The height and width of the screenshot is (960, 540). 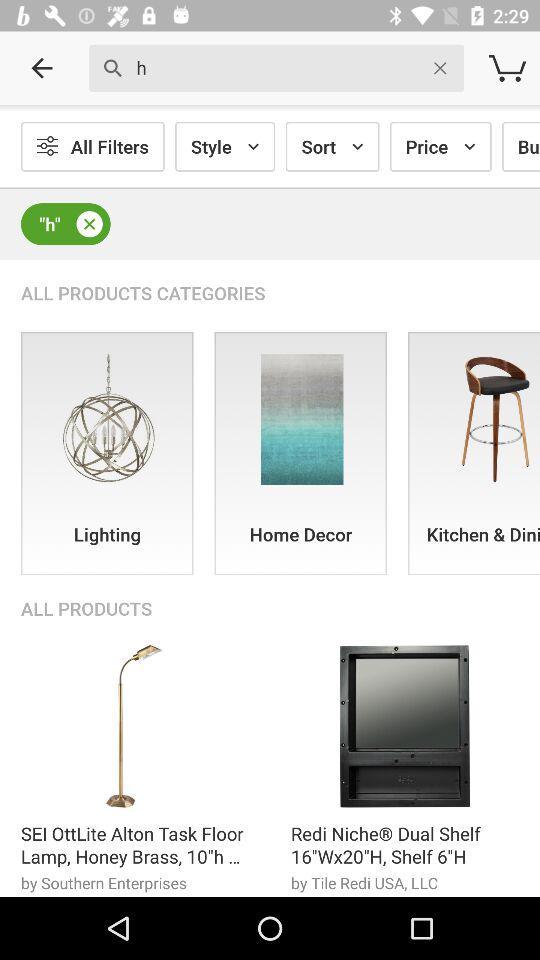 I want to click on close, so click(x=88, y=224).